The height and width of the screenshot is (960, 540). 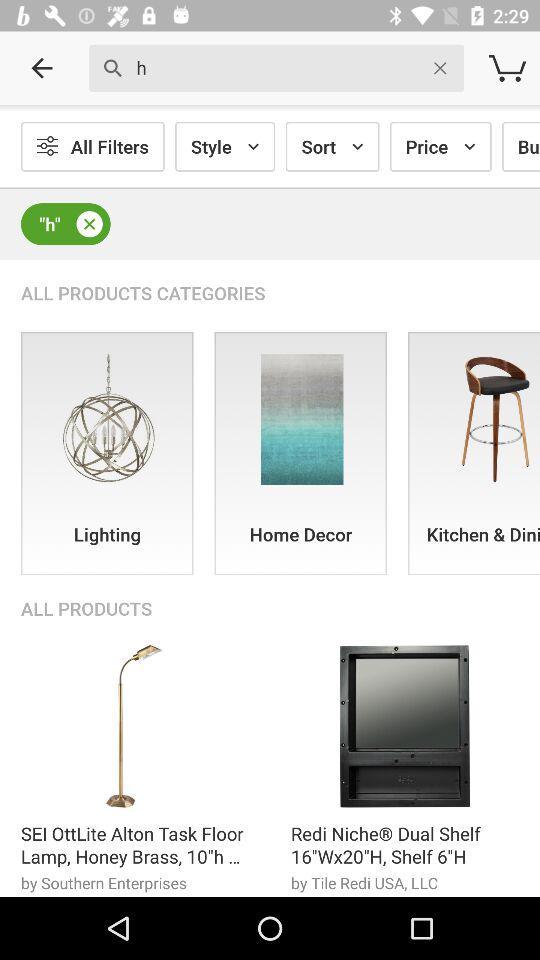 I want to click on close, so click(x=88, y=224).